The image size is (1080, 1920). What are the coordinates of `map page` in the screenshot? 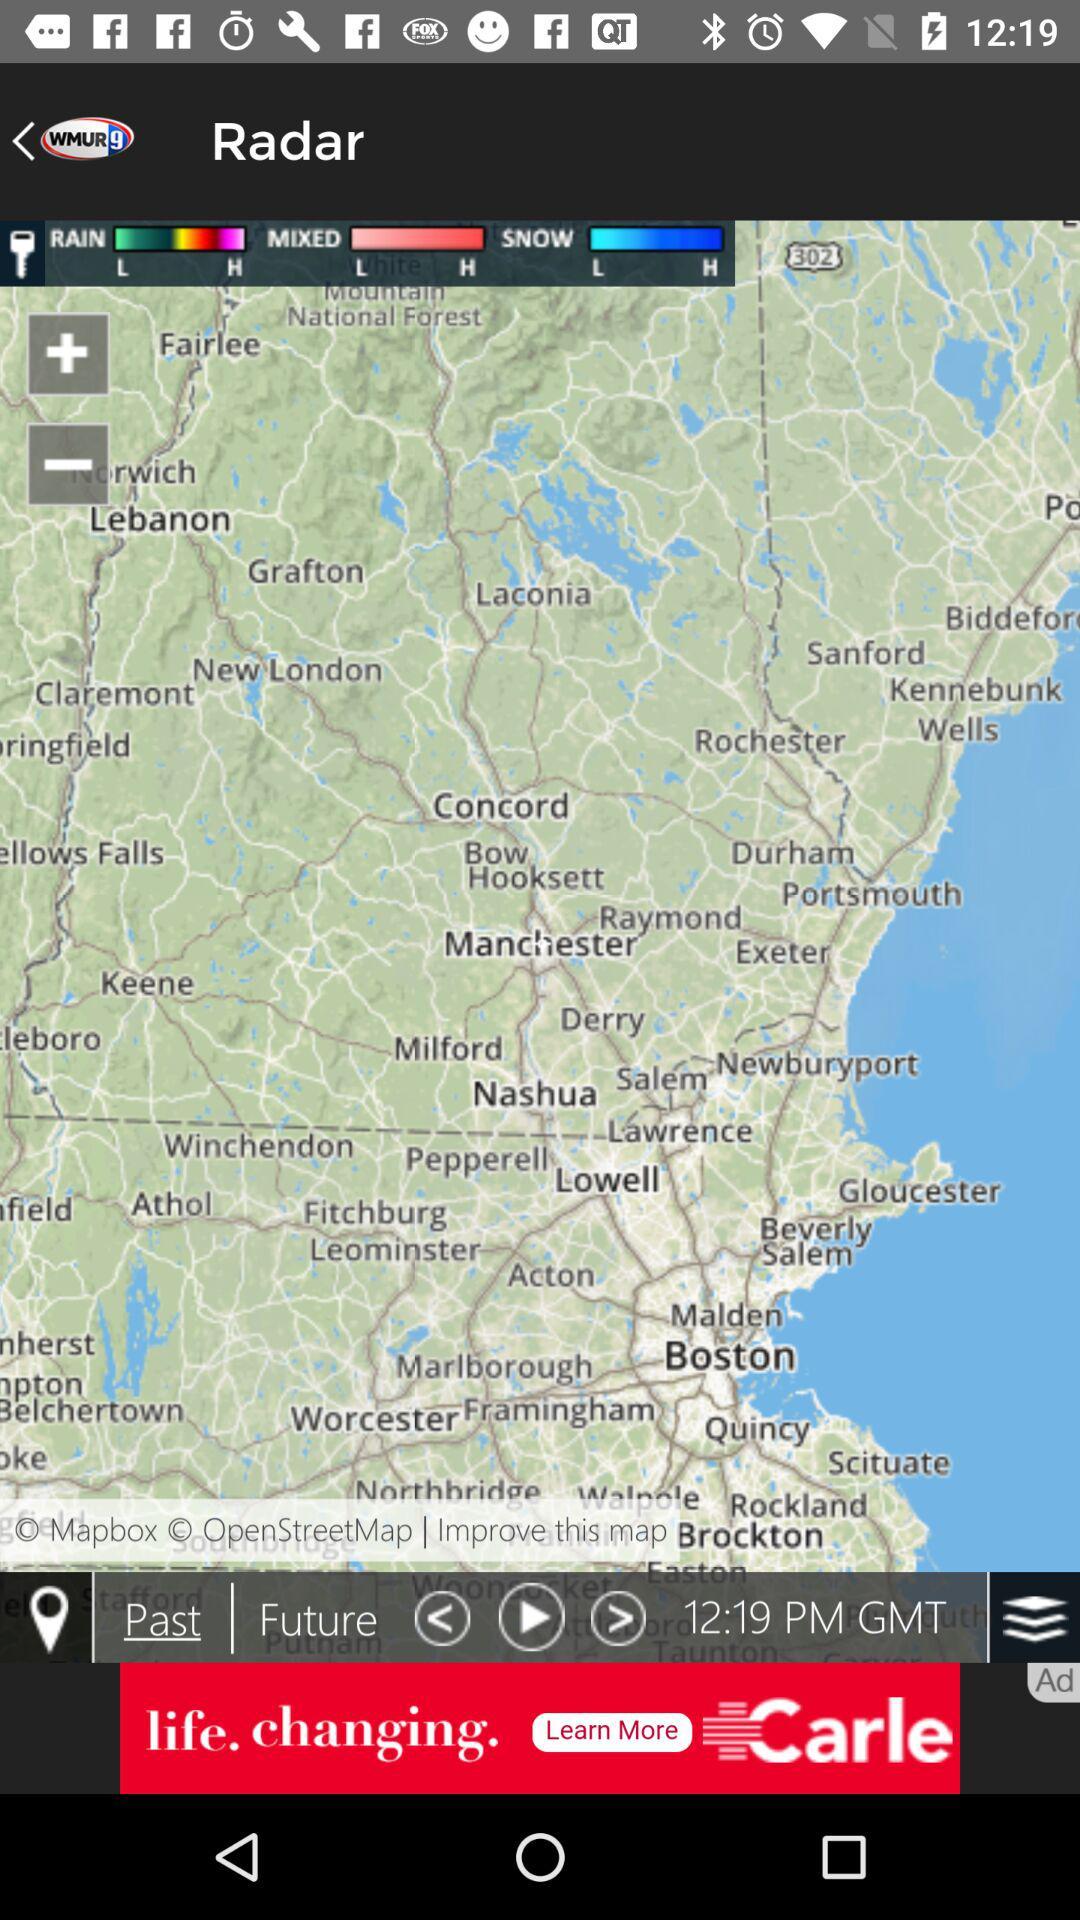 It's located at (540, 940).